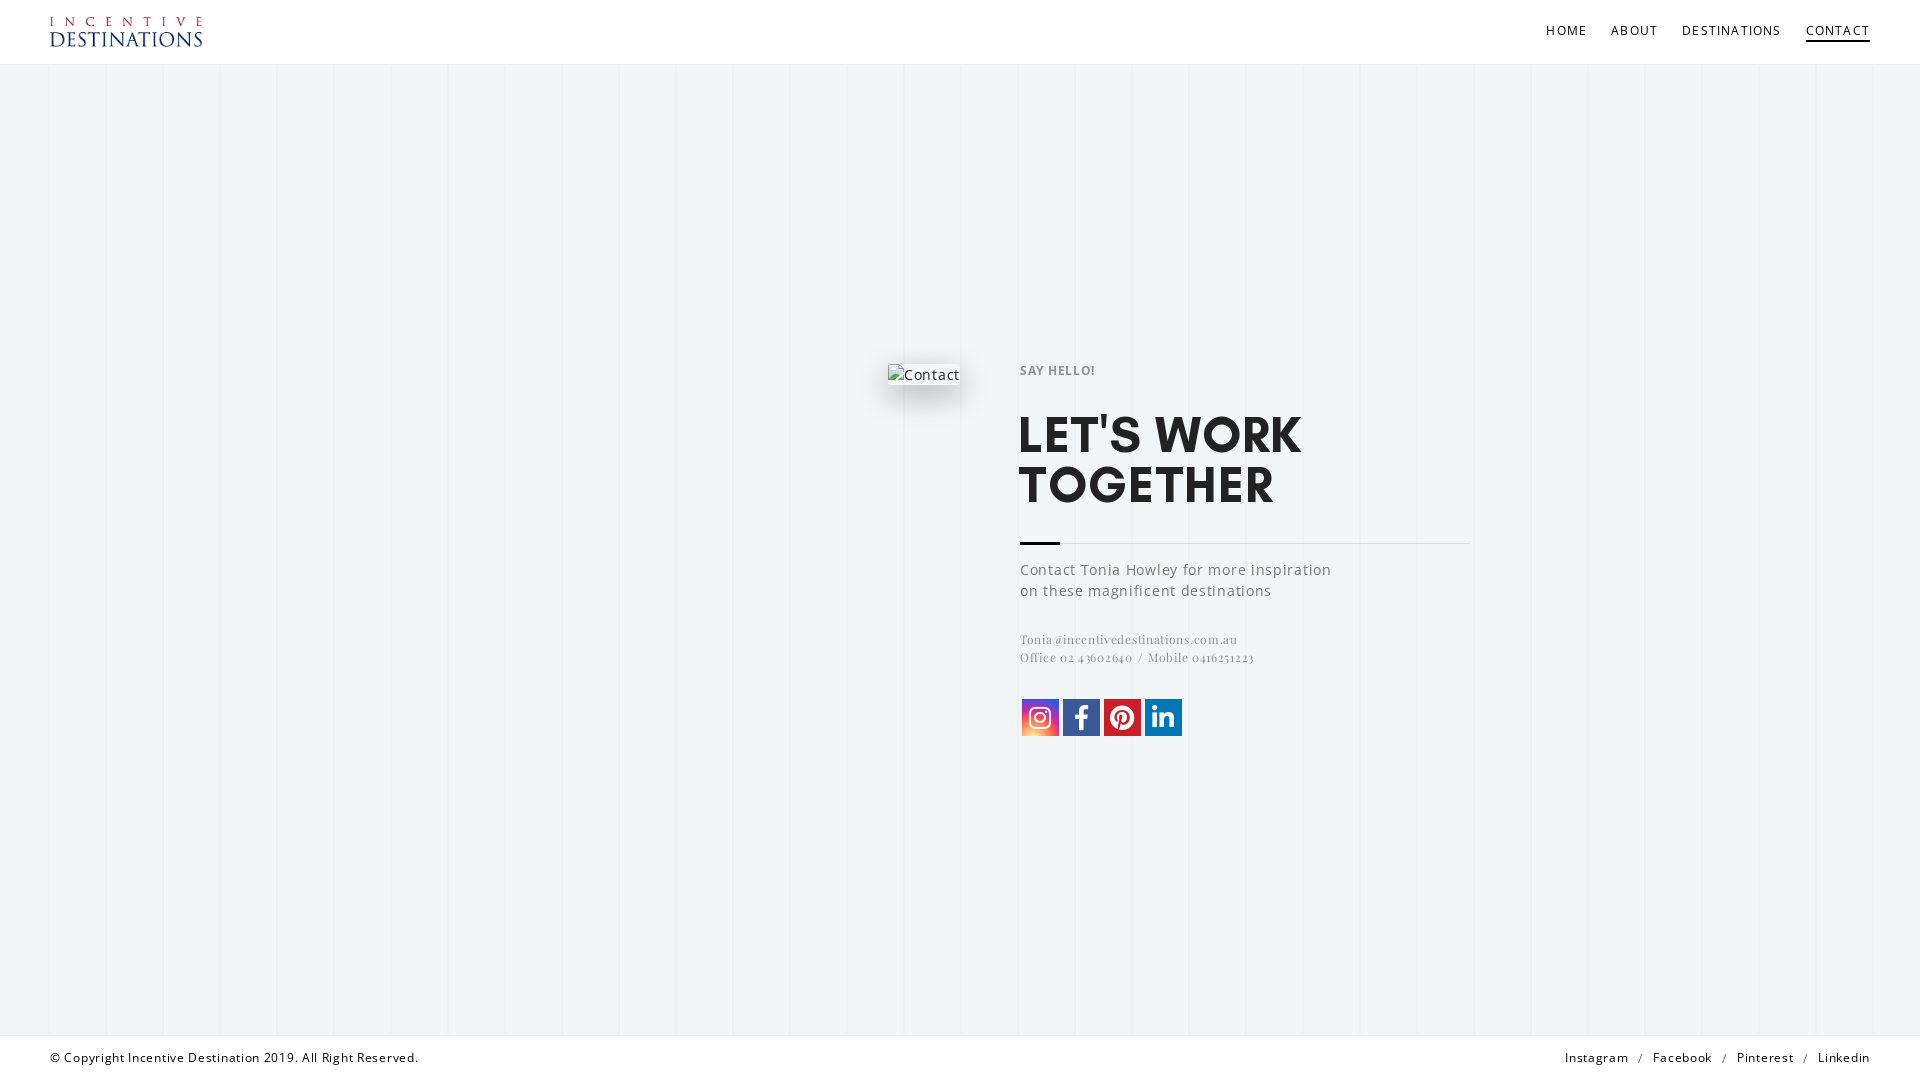 This screenshot has height=1080, width=1920. I want to click on 'Office 02 43602640', so click(1075, 656).